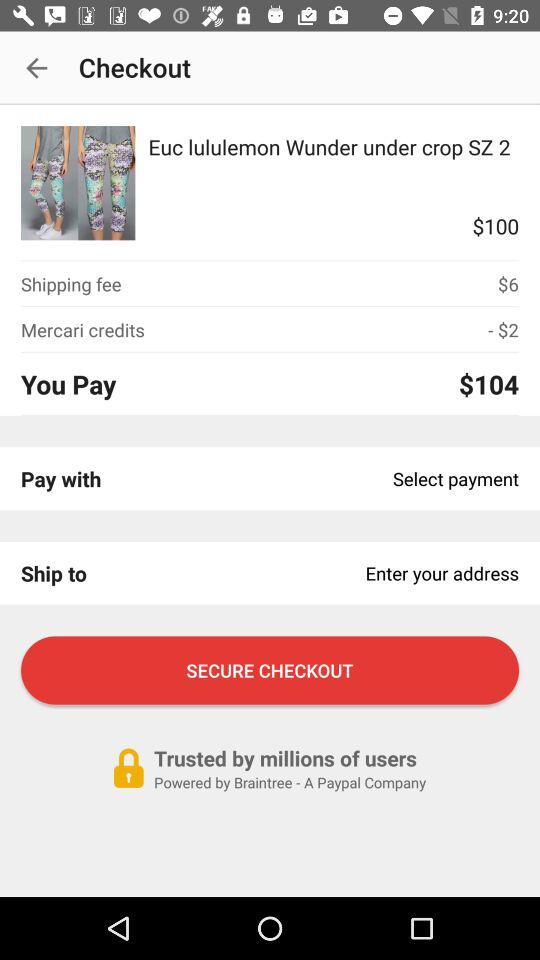  I want to click on the icon above trusted by millions item, so click(270, 670).